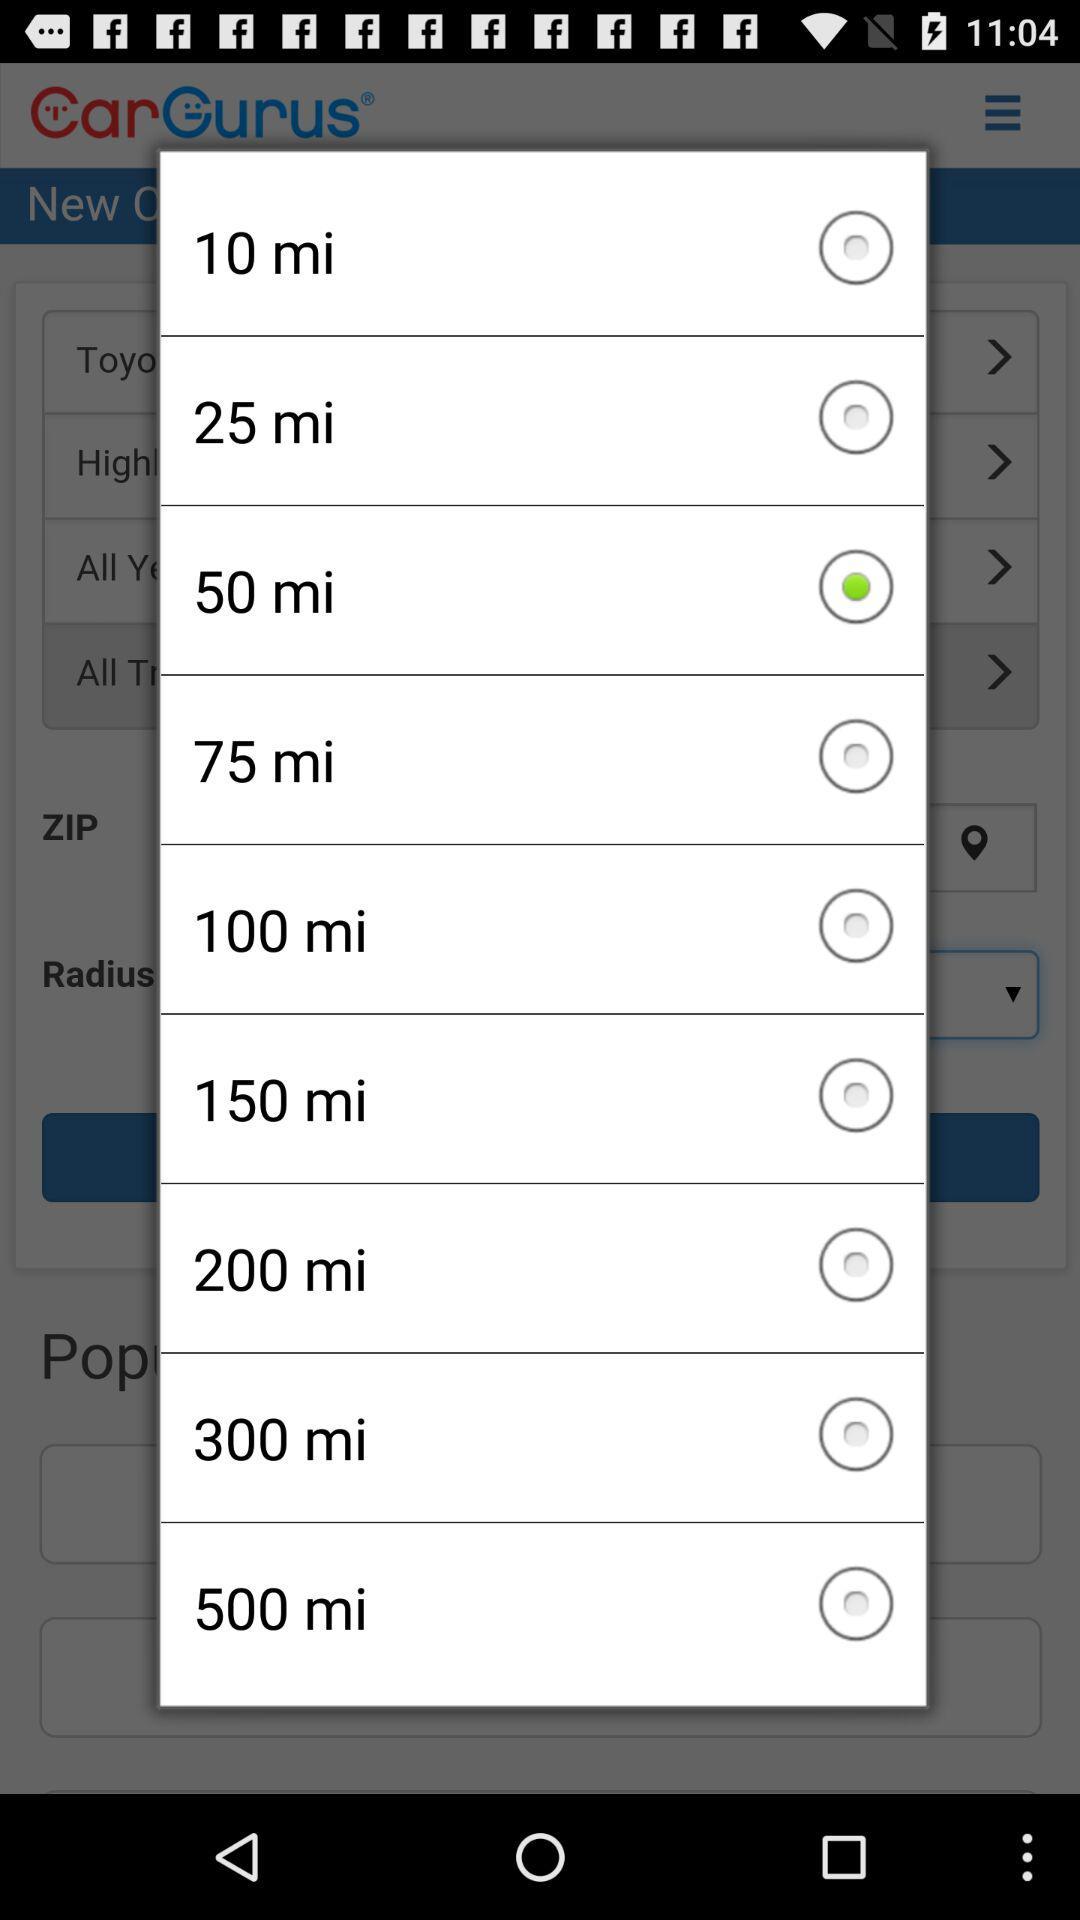  What do you see at coordinates (542, 928) in the screenshot?
I see `100 mi icon` at bounding box center [542, 928].